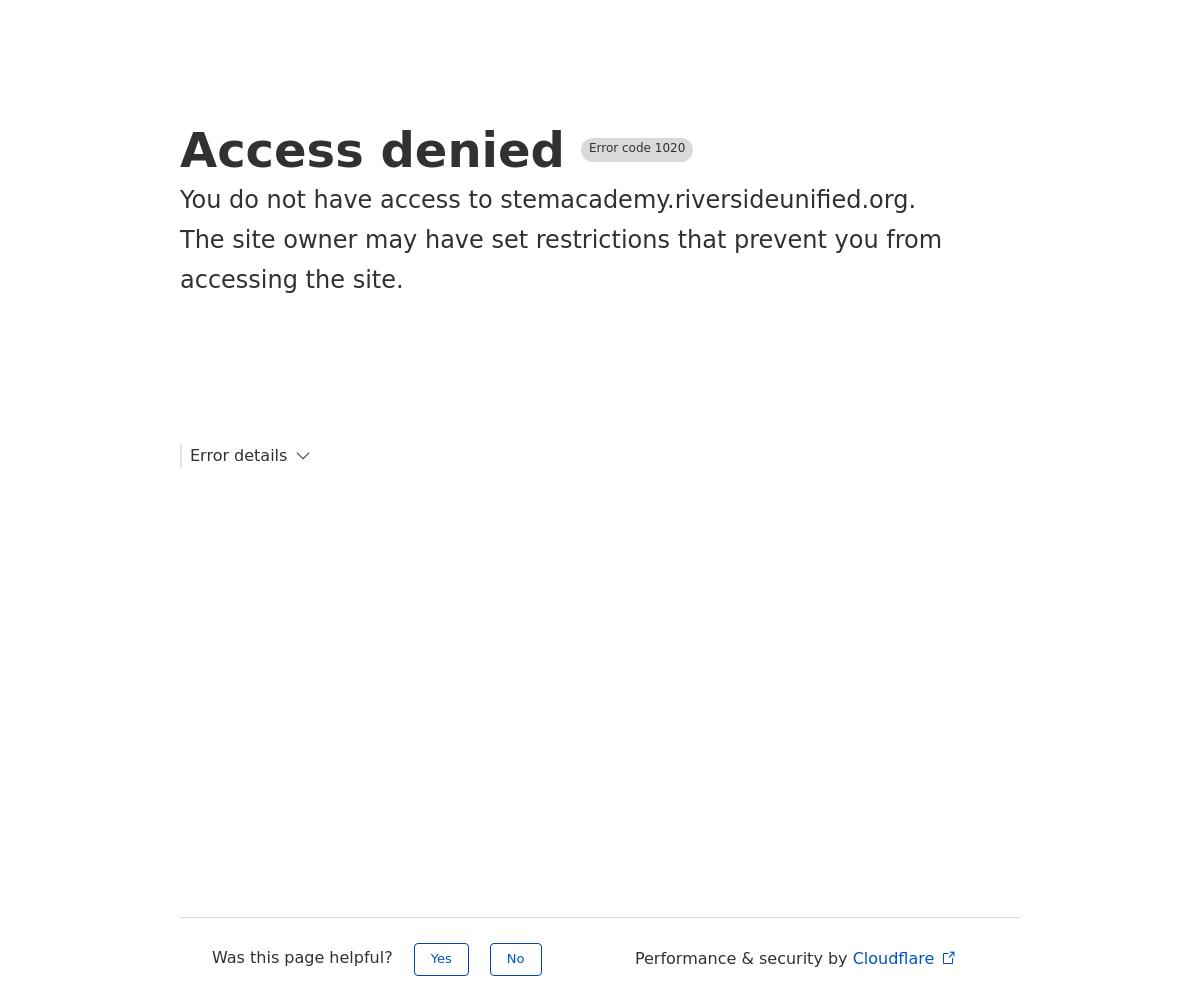 Image resolution: width=1200 pixels, height=1000 pixels. What do you see at coordinates (621, 148) in the screenshot?
I see `'Error code'` at bounding box center [621, 148].